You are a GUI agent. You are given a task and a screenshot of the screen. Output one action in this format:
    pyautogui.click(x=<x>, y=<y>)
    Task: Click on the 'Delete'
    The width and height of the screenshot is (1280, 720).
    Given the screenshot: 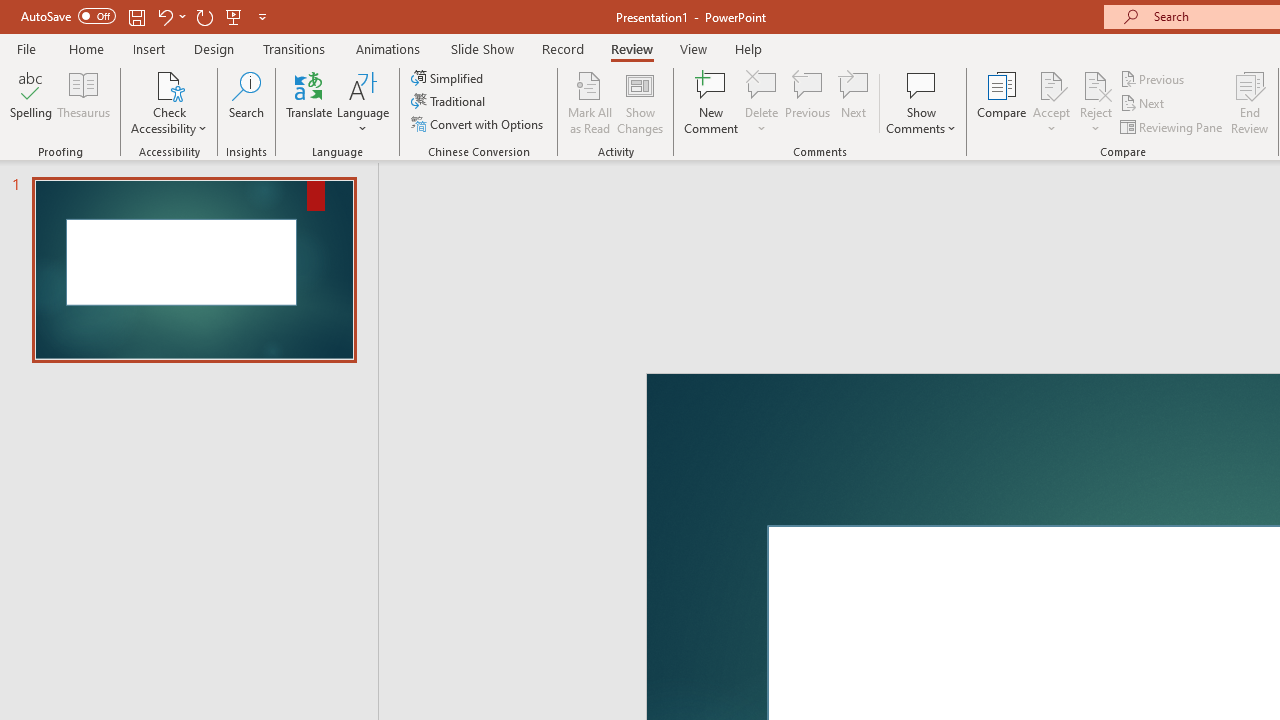 What is the action you would take?
    pyautogui.click(x=761, y=84)
    